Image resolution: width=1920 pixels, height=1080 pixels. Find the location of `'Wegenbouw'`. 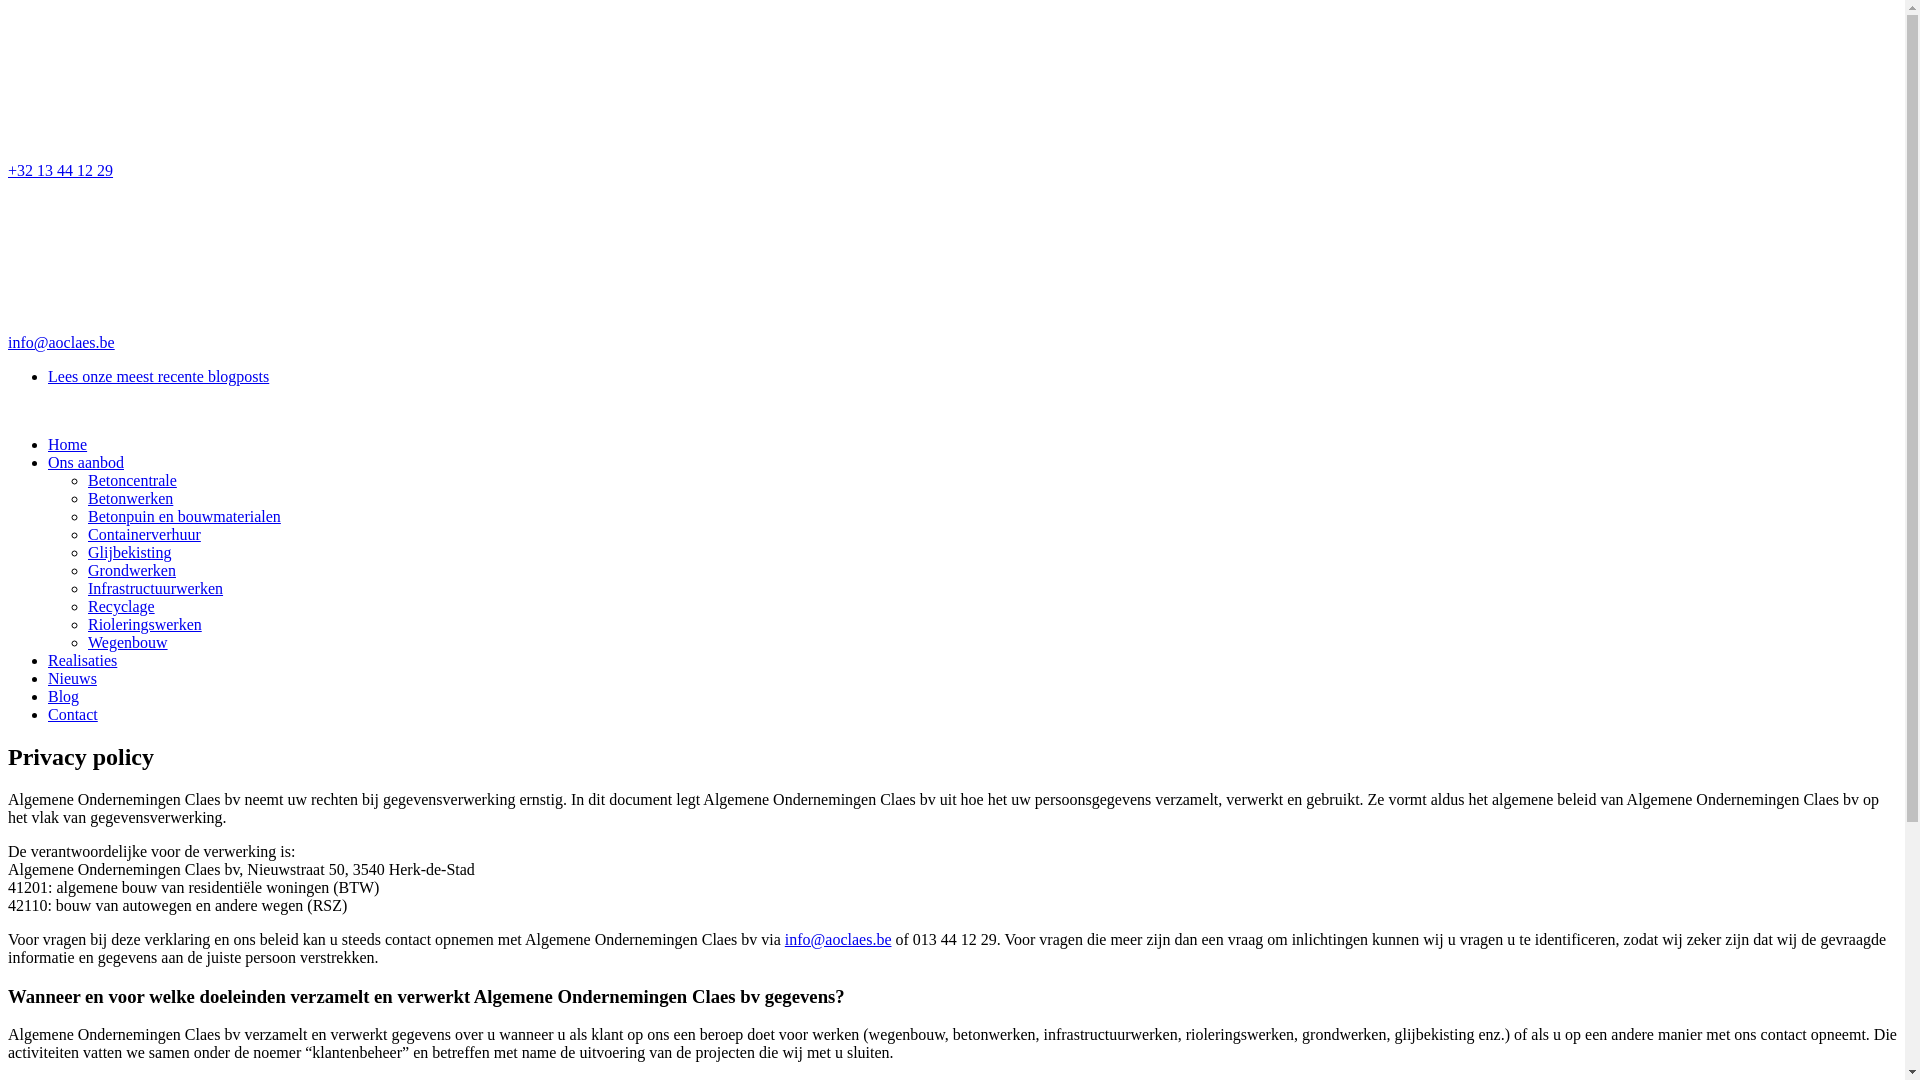

'Wegenbouw' is located at coordinates (127, 642).